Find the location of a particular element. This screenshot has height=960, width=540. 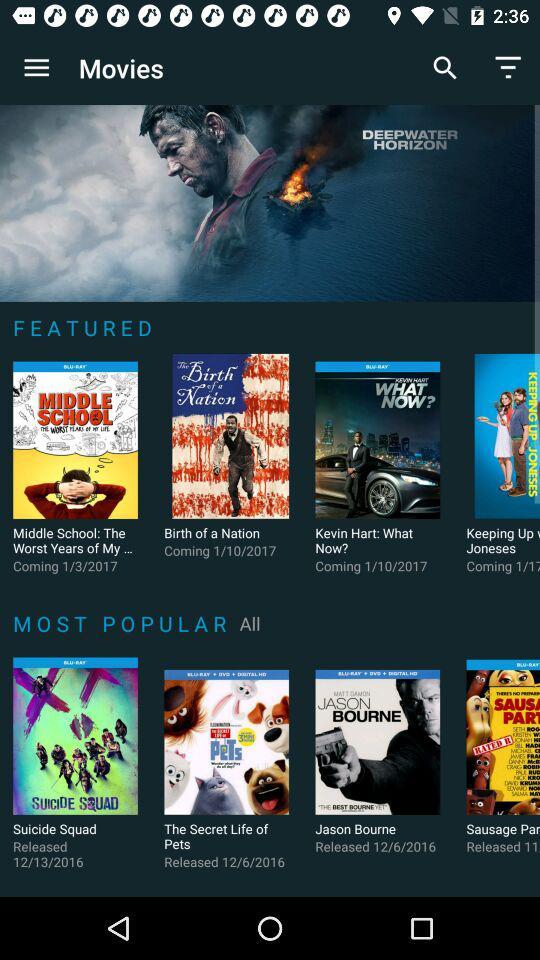

the item next to the m o s icon is located at coordinates (250, 622).